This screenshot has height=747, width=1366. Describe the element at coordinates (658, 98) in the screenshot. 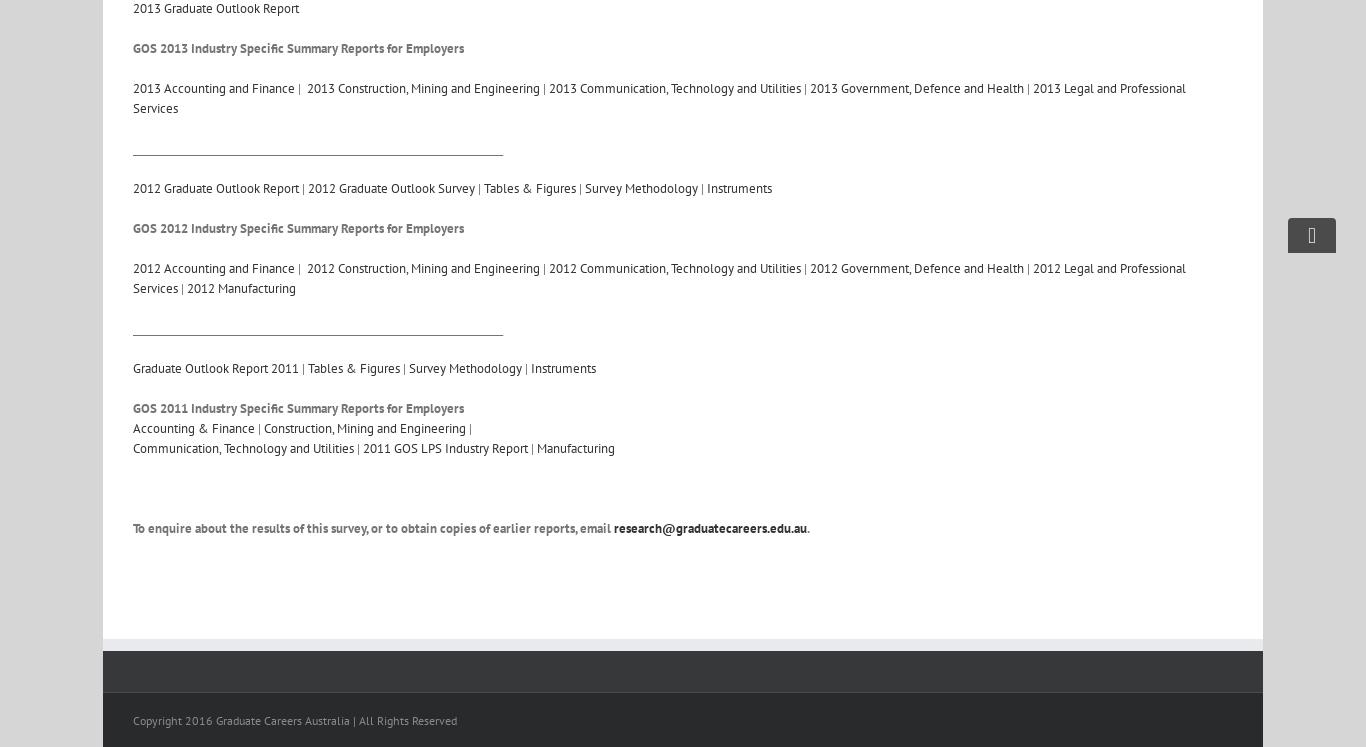

I see `'2013 Legal and Professional Services'` at that location.